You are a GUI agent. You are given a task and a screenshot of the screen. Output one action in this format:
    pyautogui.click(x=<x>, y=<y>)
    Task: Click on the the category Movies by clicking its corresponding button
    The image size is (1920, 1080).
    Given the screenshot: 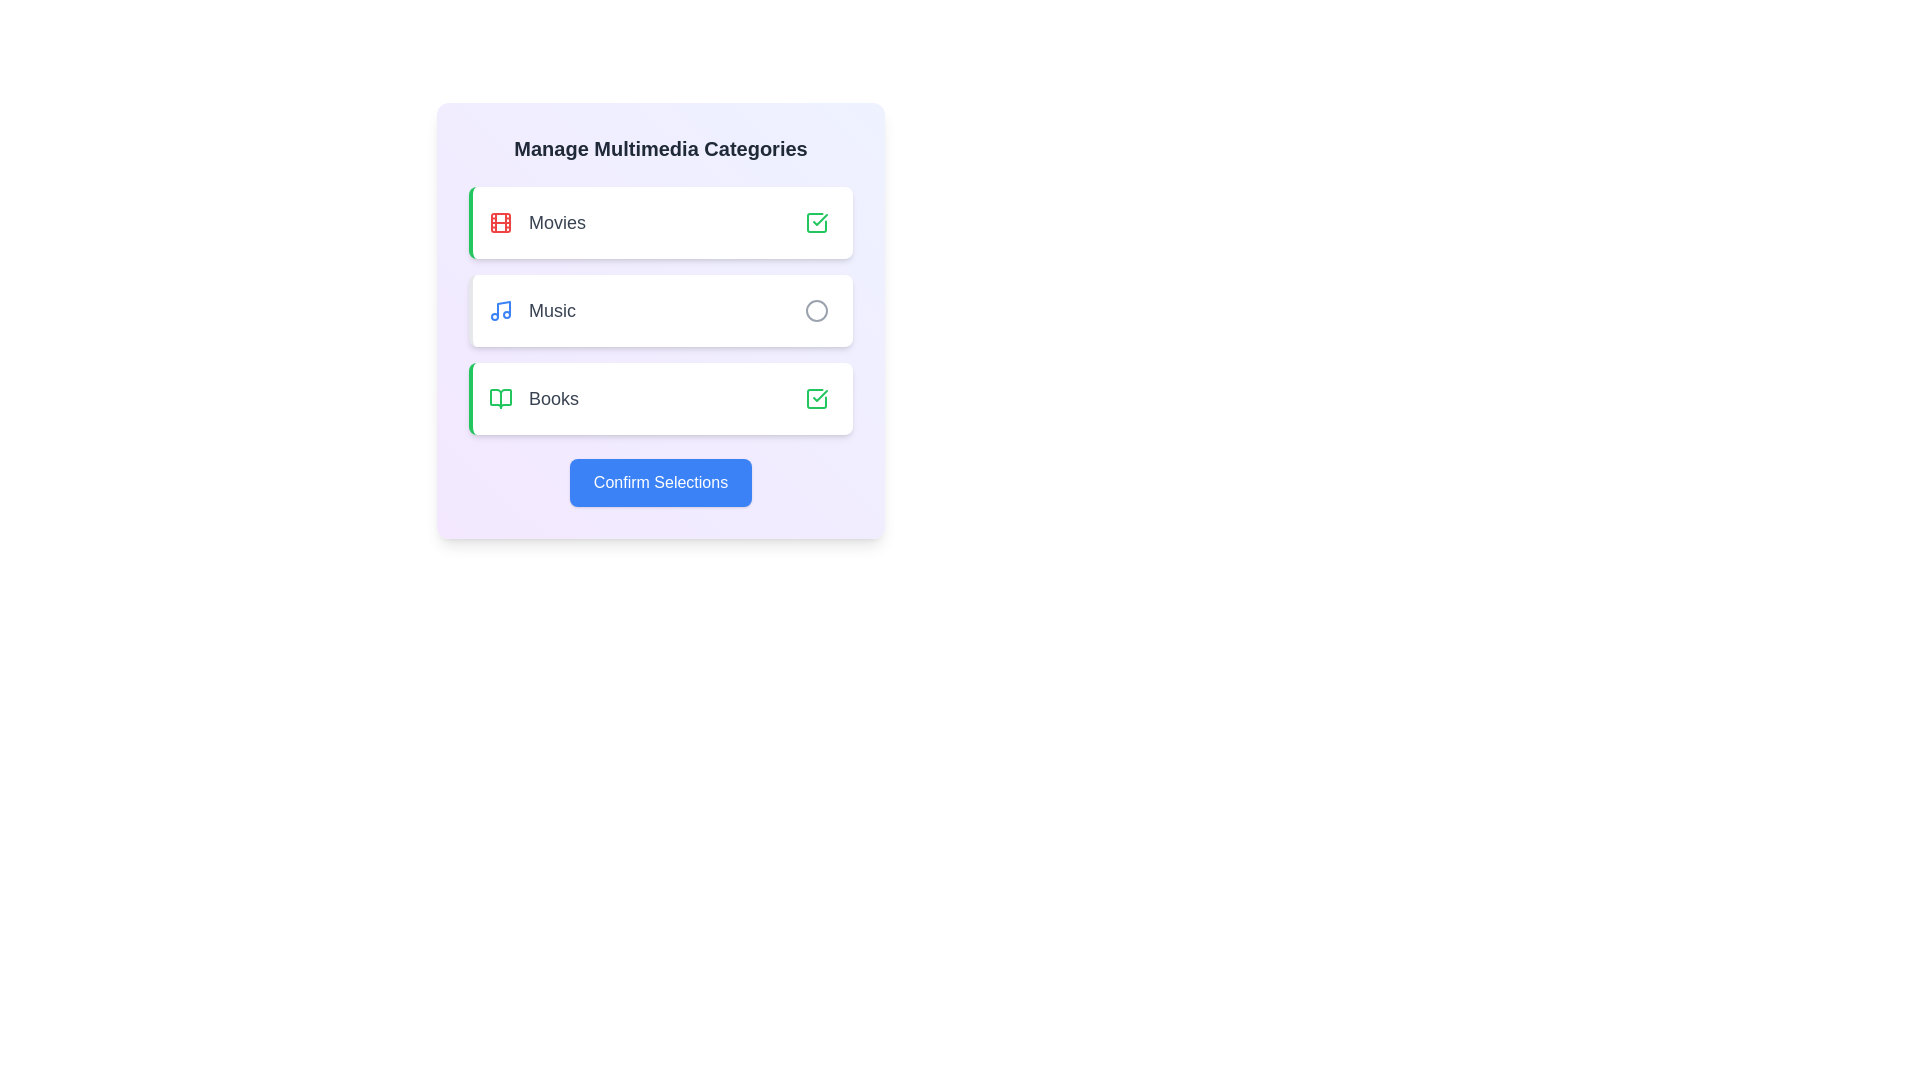 What is the action you would take?
    pyautogui.click(x=816, y=223)
    